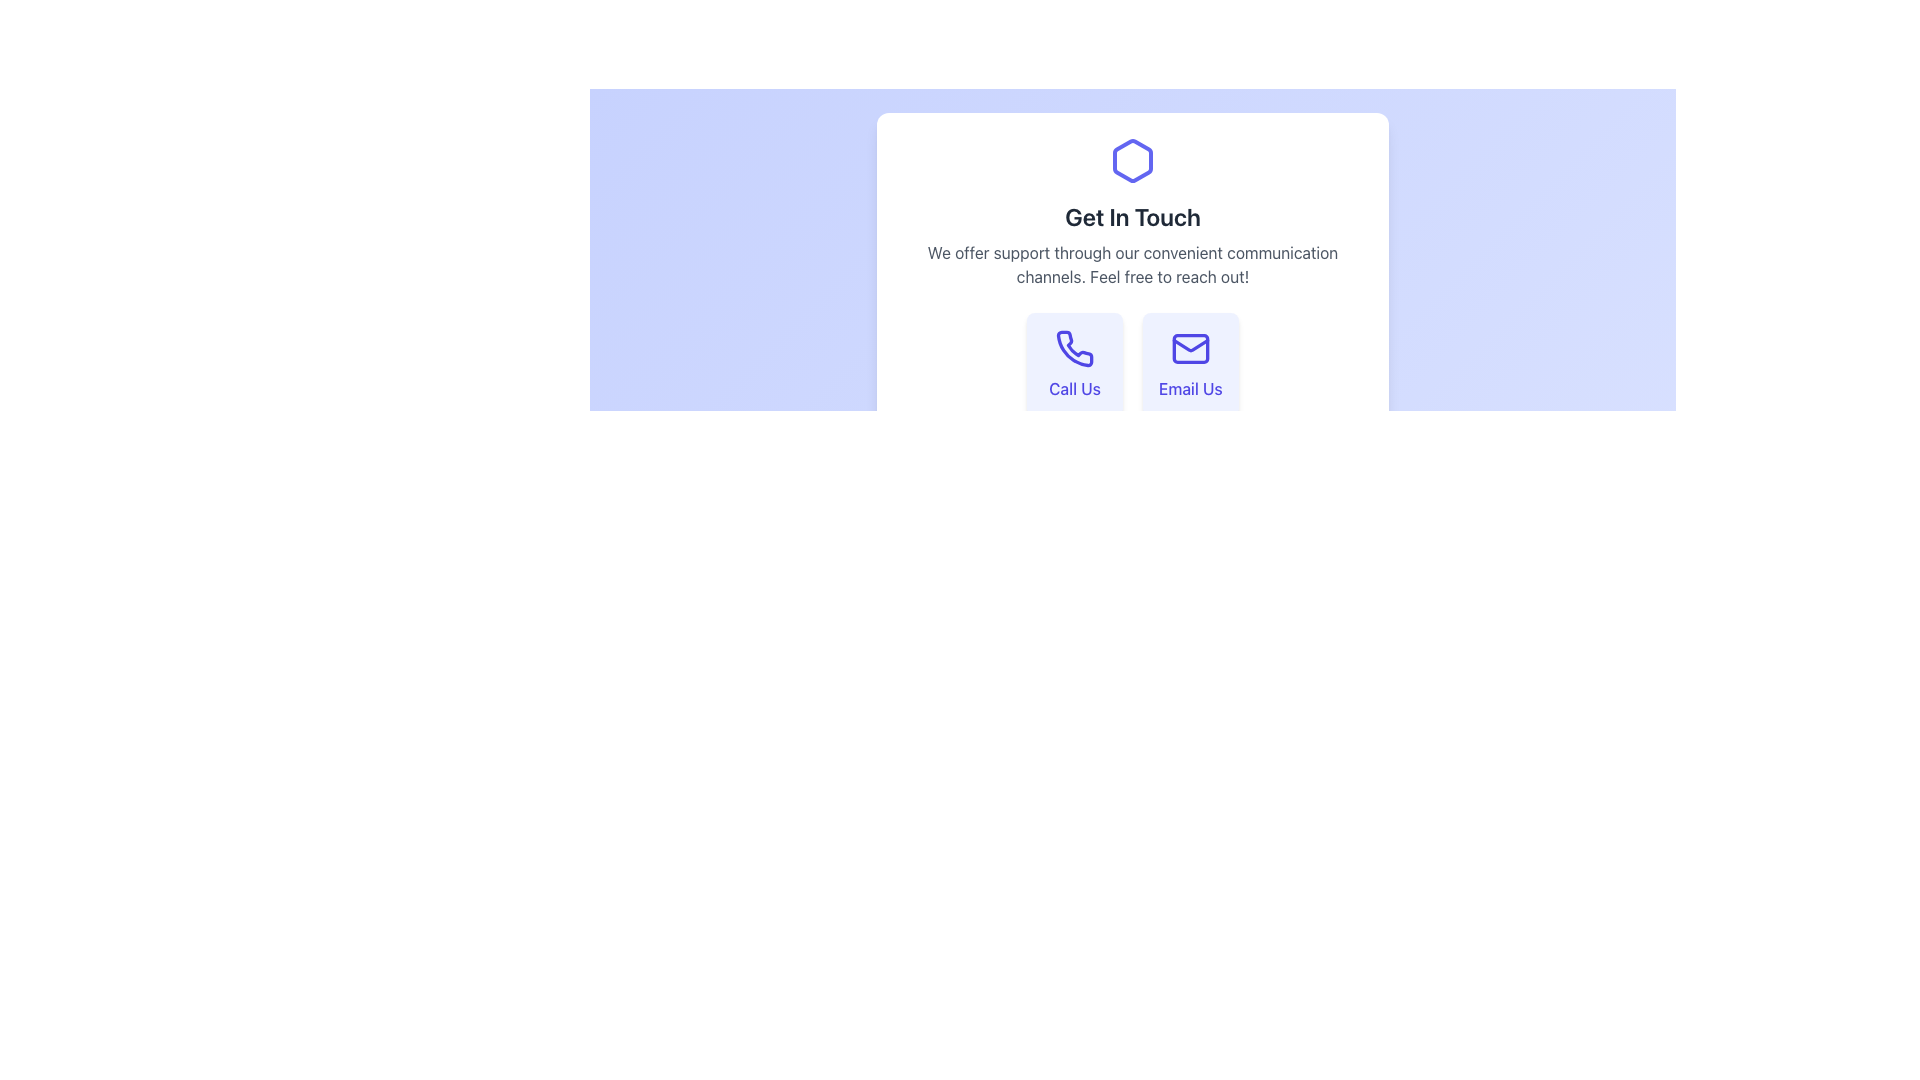 Image resolution: width=1920 pixels, height=1080 pixels. Describe the element at coordinates (1074, 365) in the screenshot. I see `the 'Call Us' button, which features a rounded rectangle with a light indigo background and a phone icon above the text in bold dark indigo` at that location.